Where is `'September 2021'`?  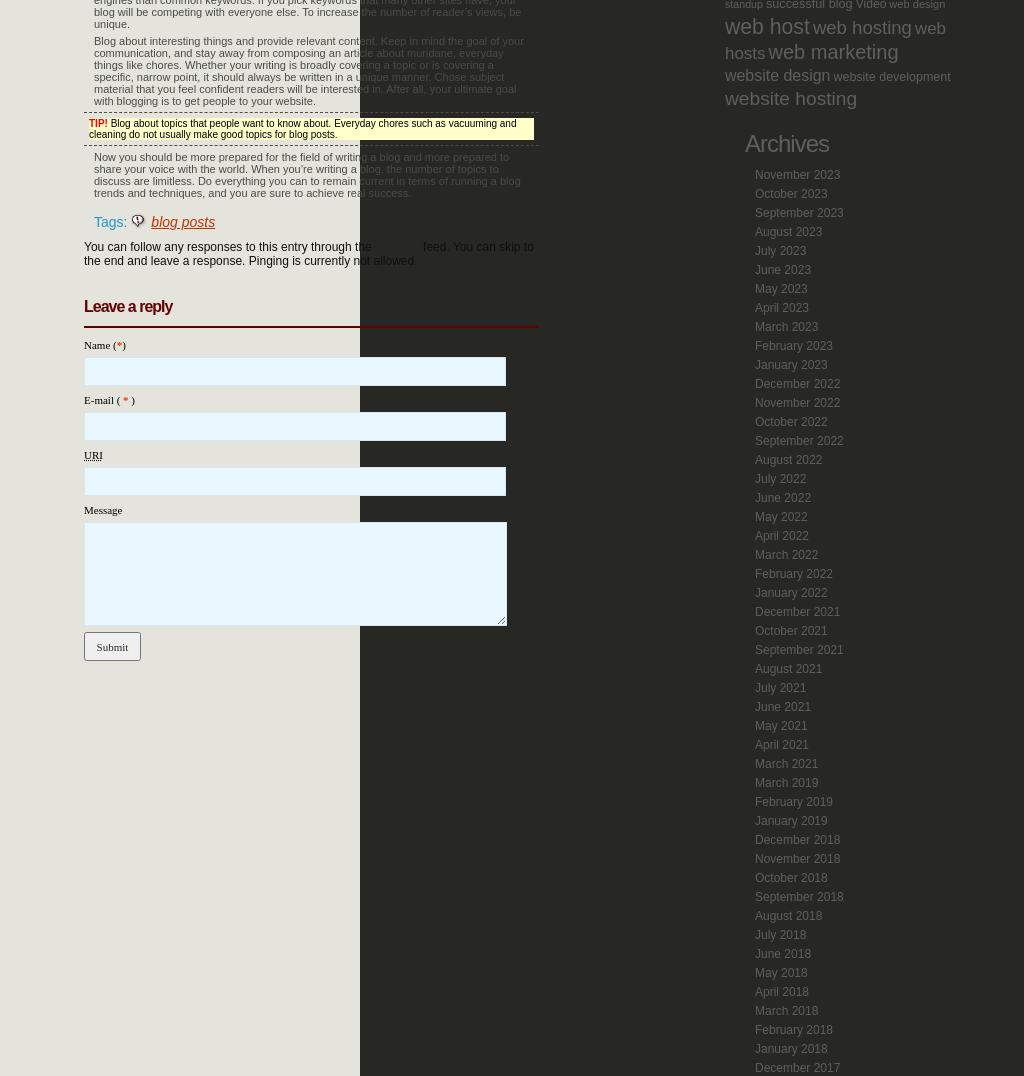
'September 2021' is located at coordinates (799, 649).